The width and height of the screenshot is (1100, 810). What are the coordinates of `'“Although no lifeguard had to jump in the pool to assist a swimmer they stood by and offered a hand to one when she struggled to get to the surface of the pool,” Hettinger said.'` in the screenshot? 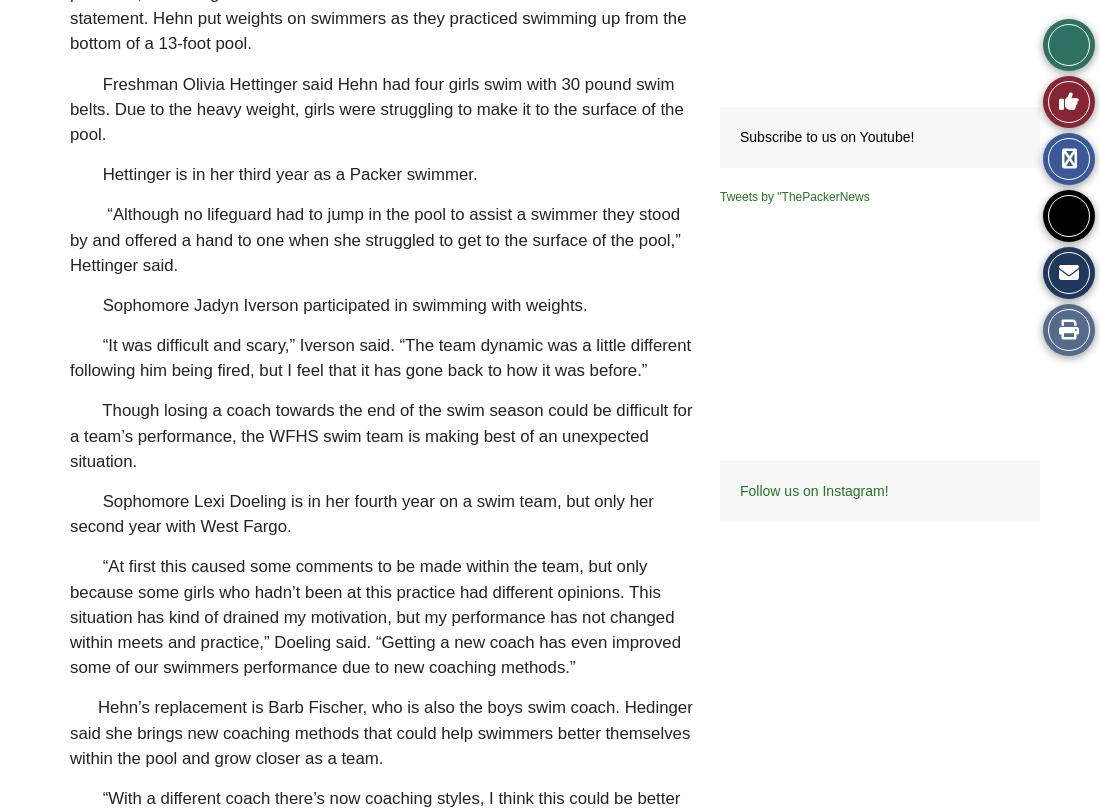 It's located at (374, 238).